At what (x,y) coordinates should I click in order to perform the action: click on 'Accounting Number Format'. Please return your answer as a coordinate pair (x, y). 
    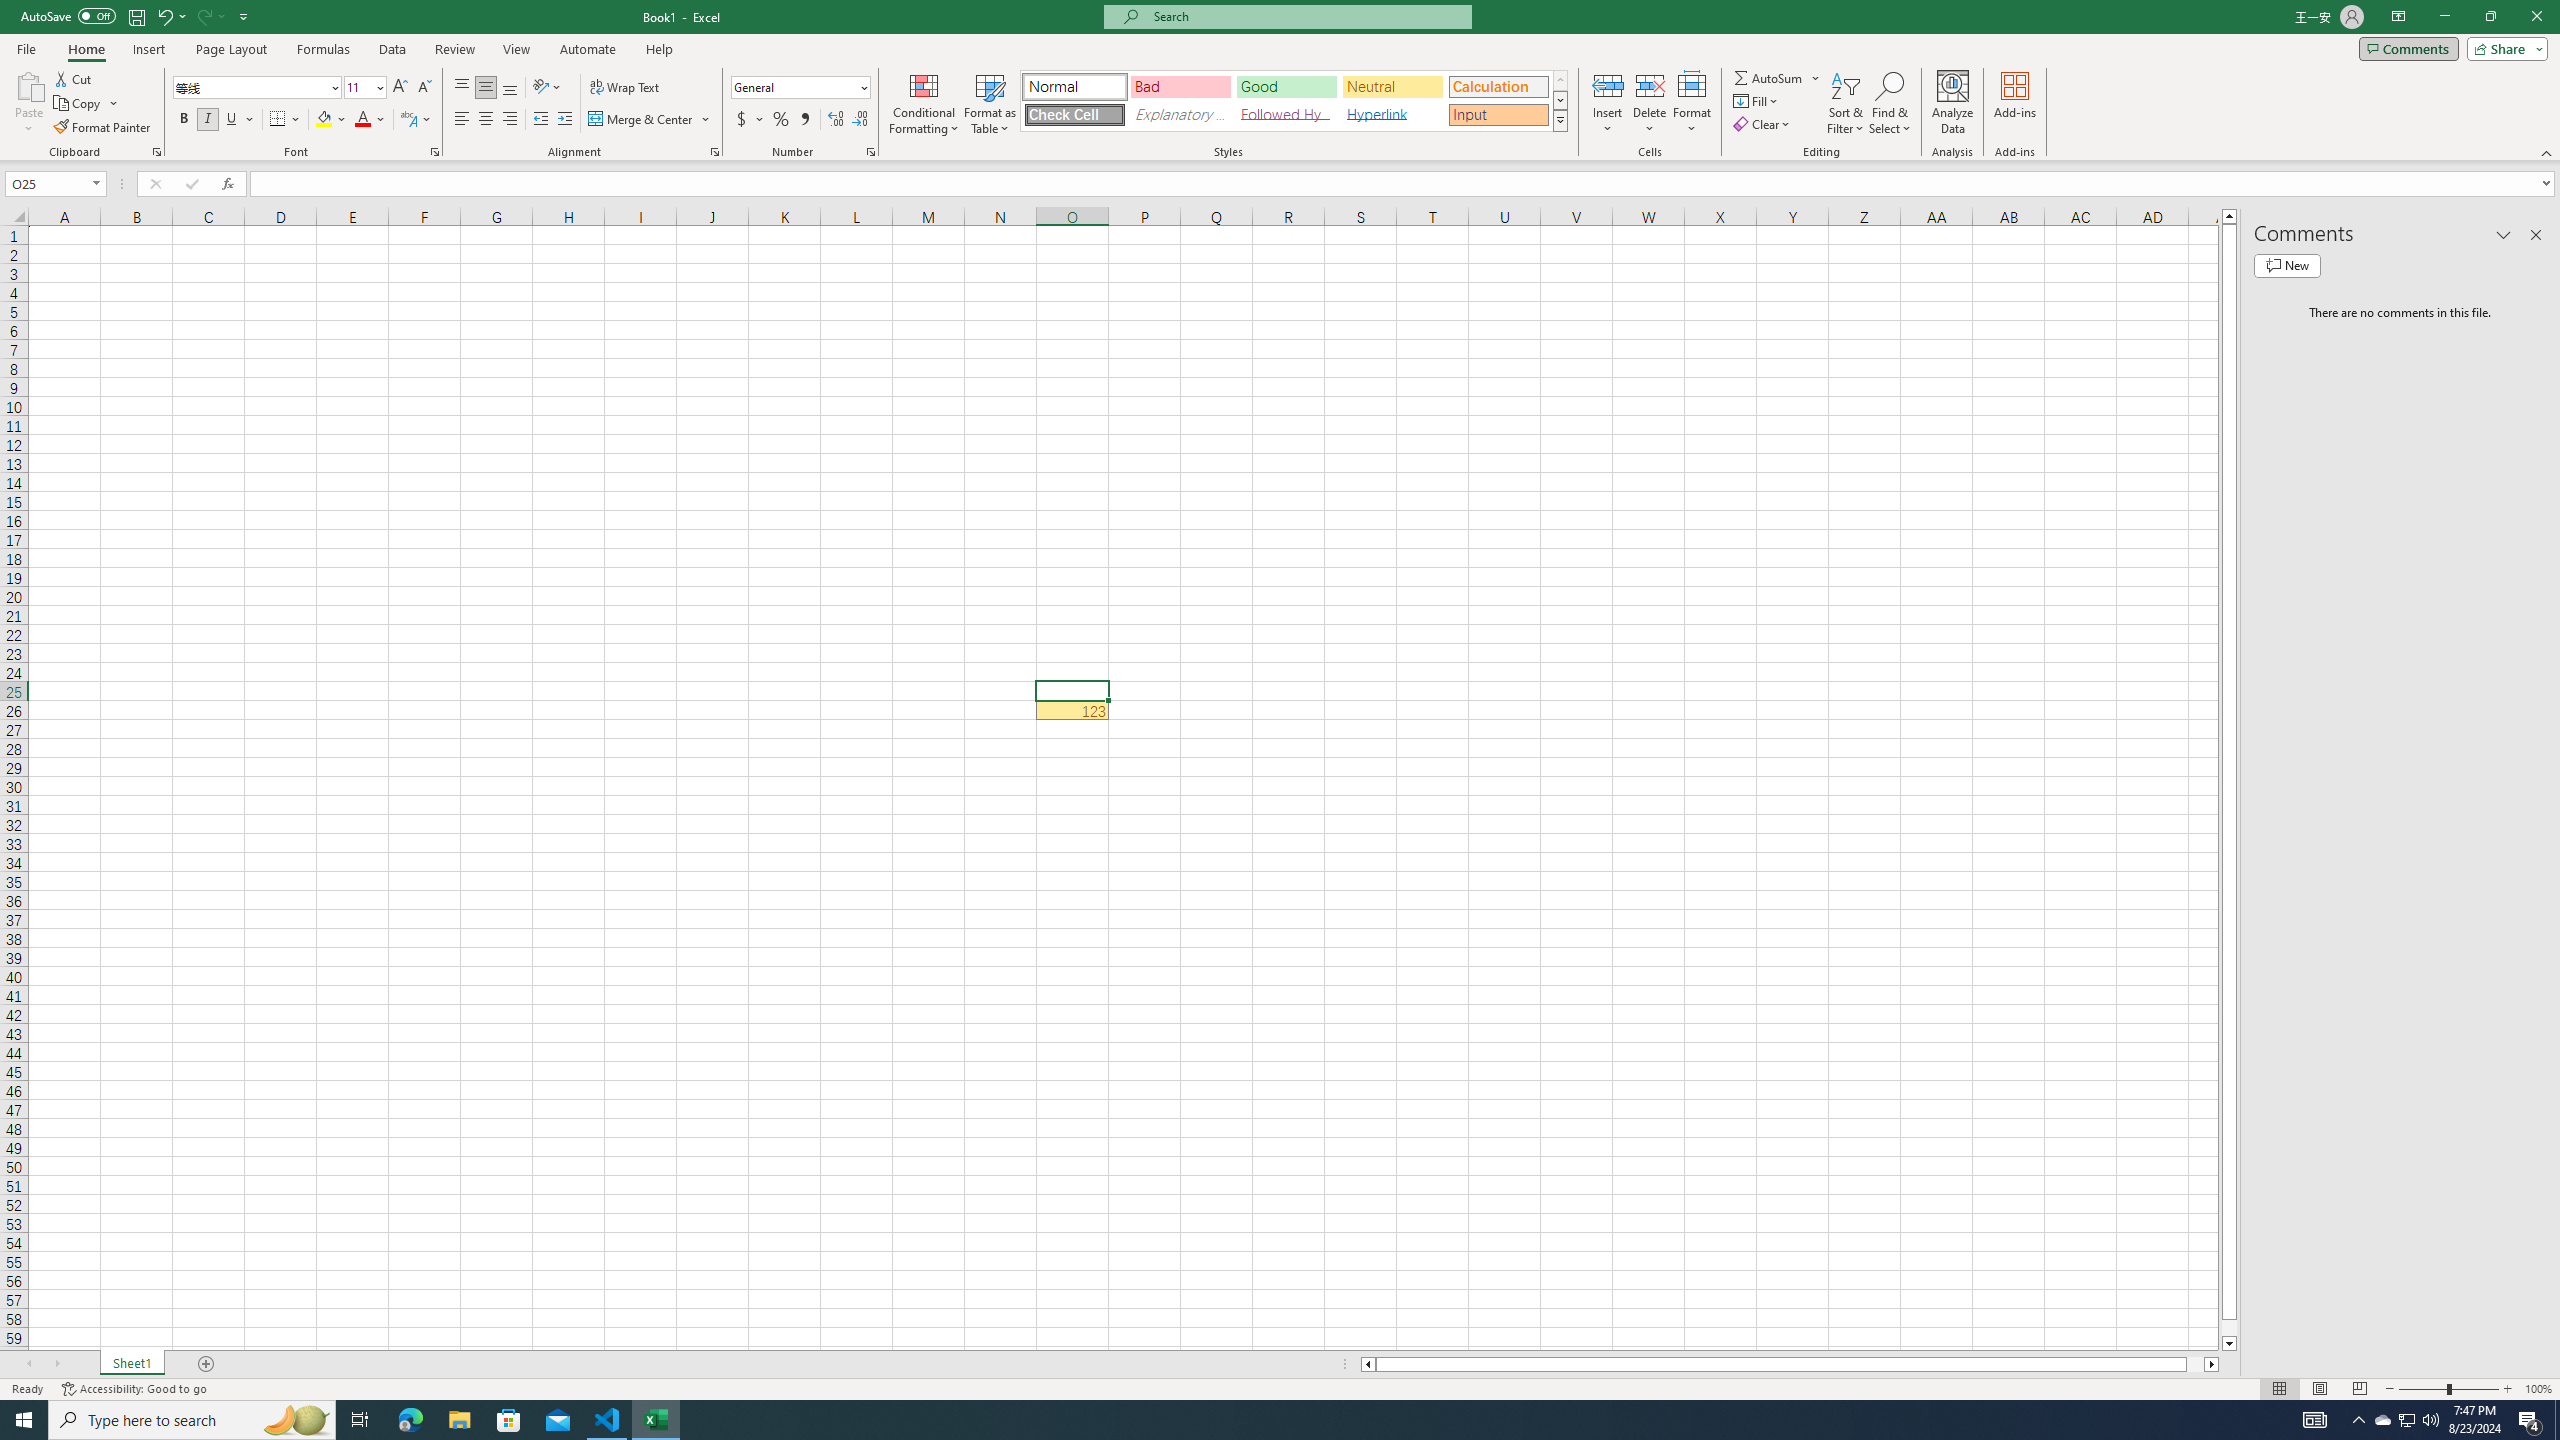
    Looking at the image, I should click on (750, 118).